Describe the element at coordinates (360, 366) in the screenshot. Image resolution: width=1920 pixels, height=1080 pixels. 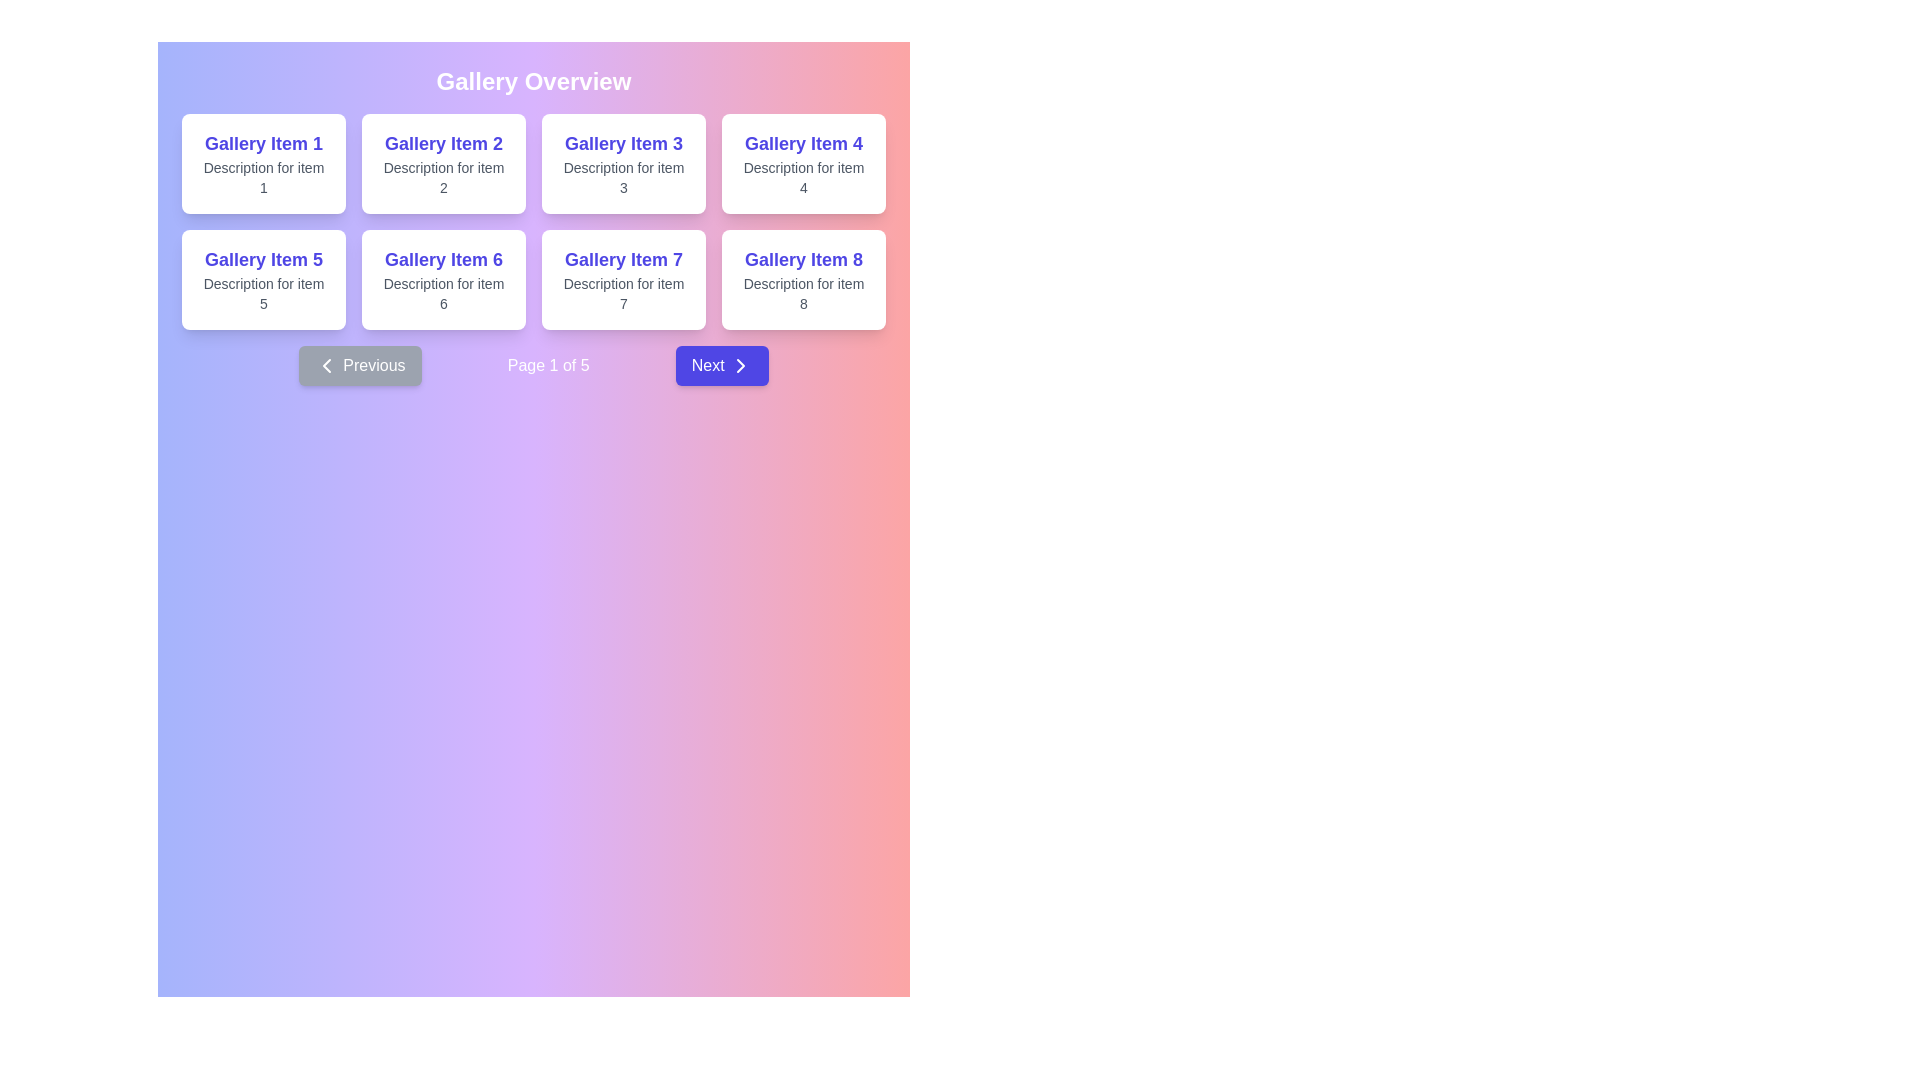
I see `the 'Previous' button with a dark blue background and white bold text` at that location.